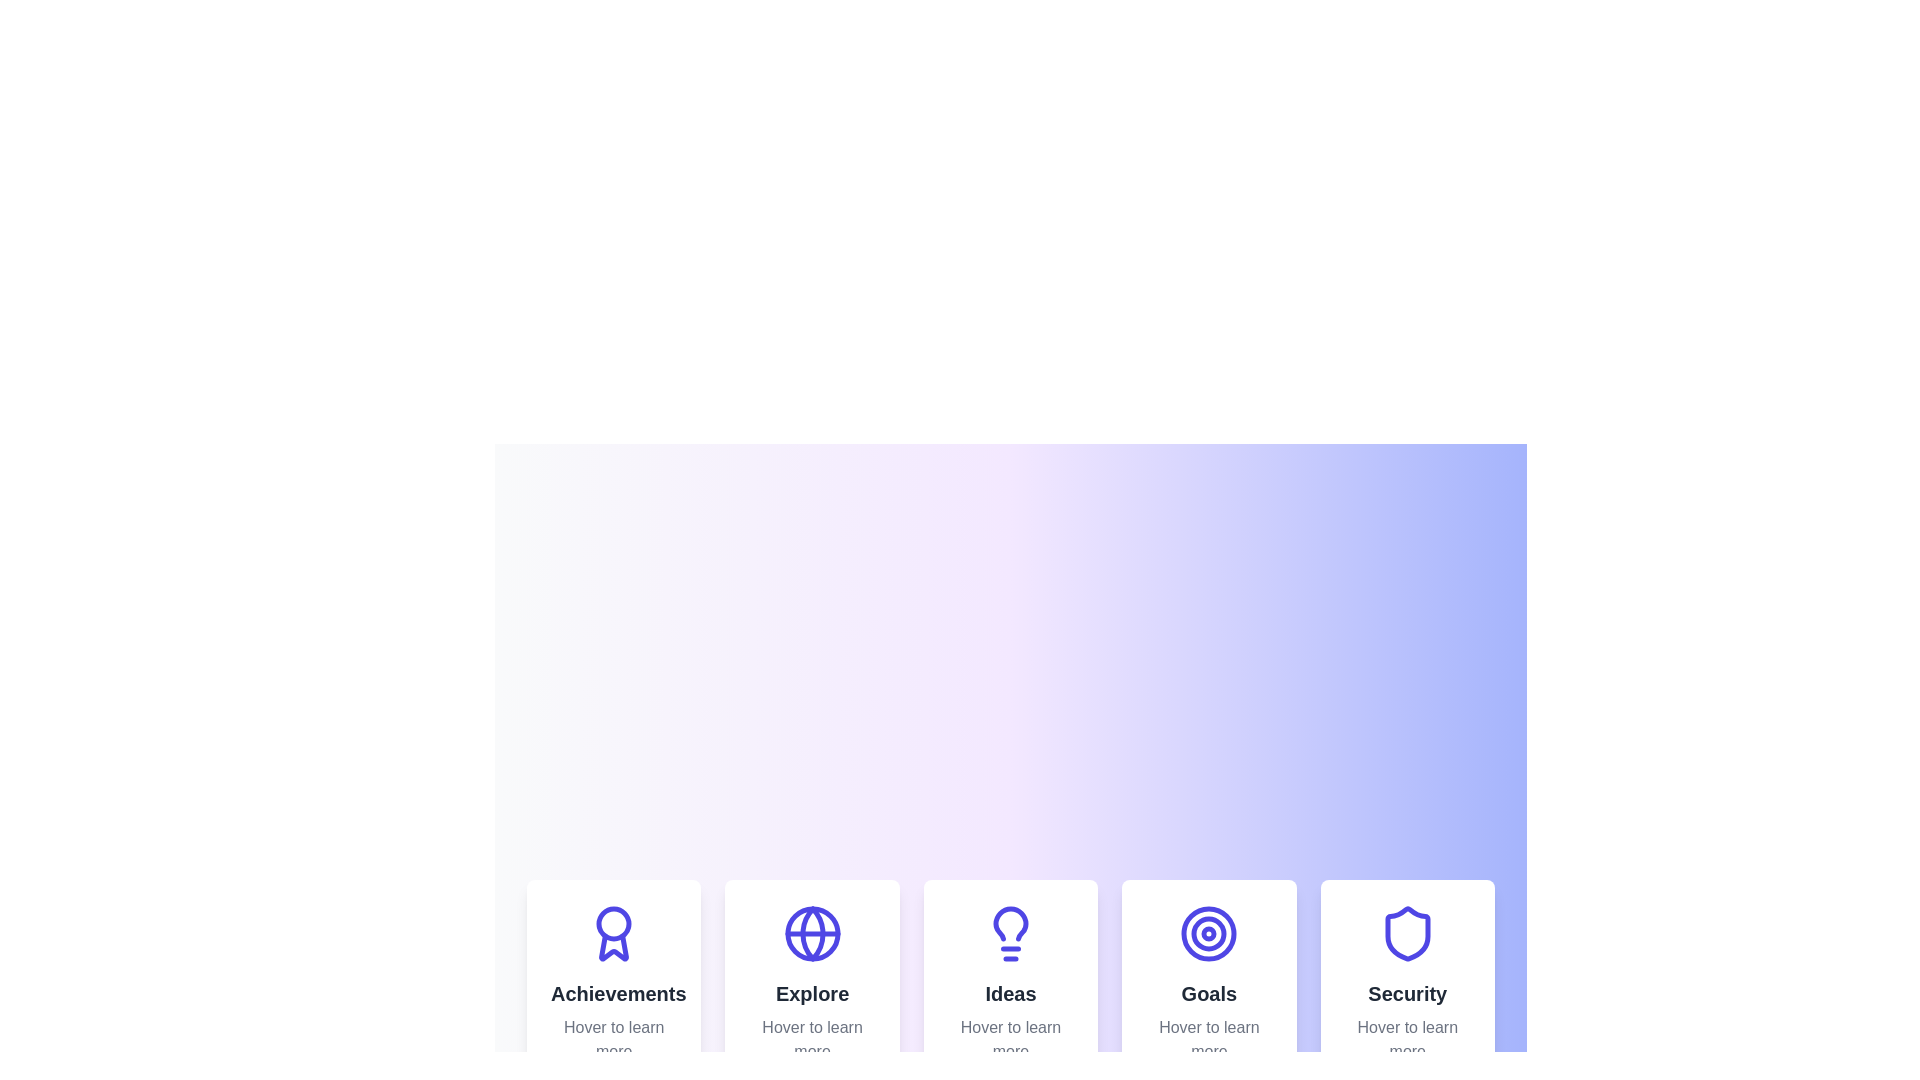 This screenshot has width=1920, height=1080. I want to click on the text label saying 'Hover to learn more' located beneath the 'Security' title in the rightmost card, so click(1406, 1039).